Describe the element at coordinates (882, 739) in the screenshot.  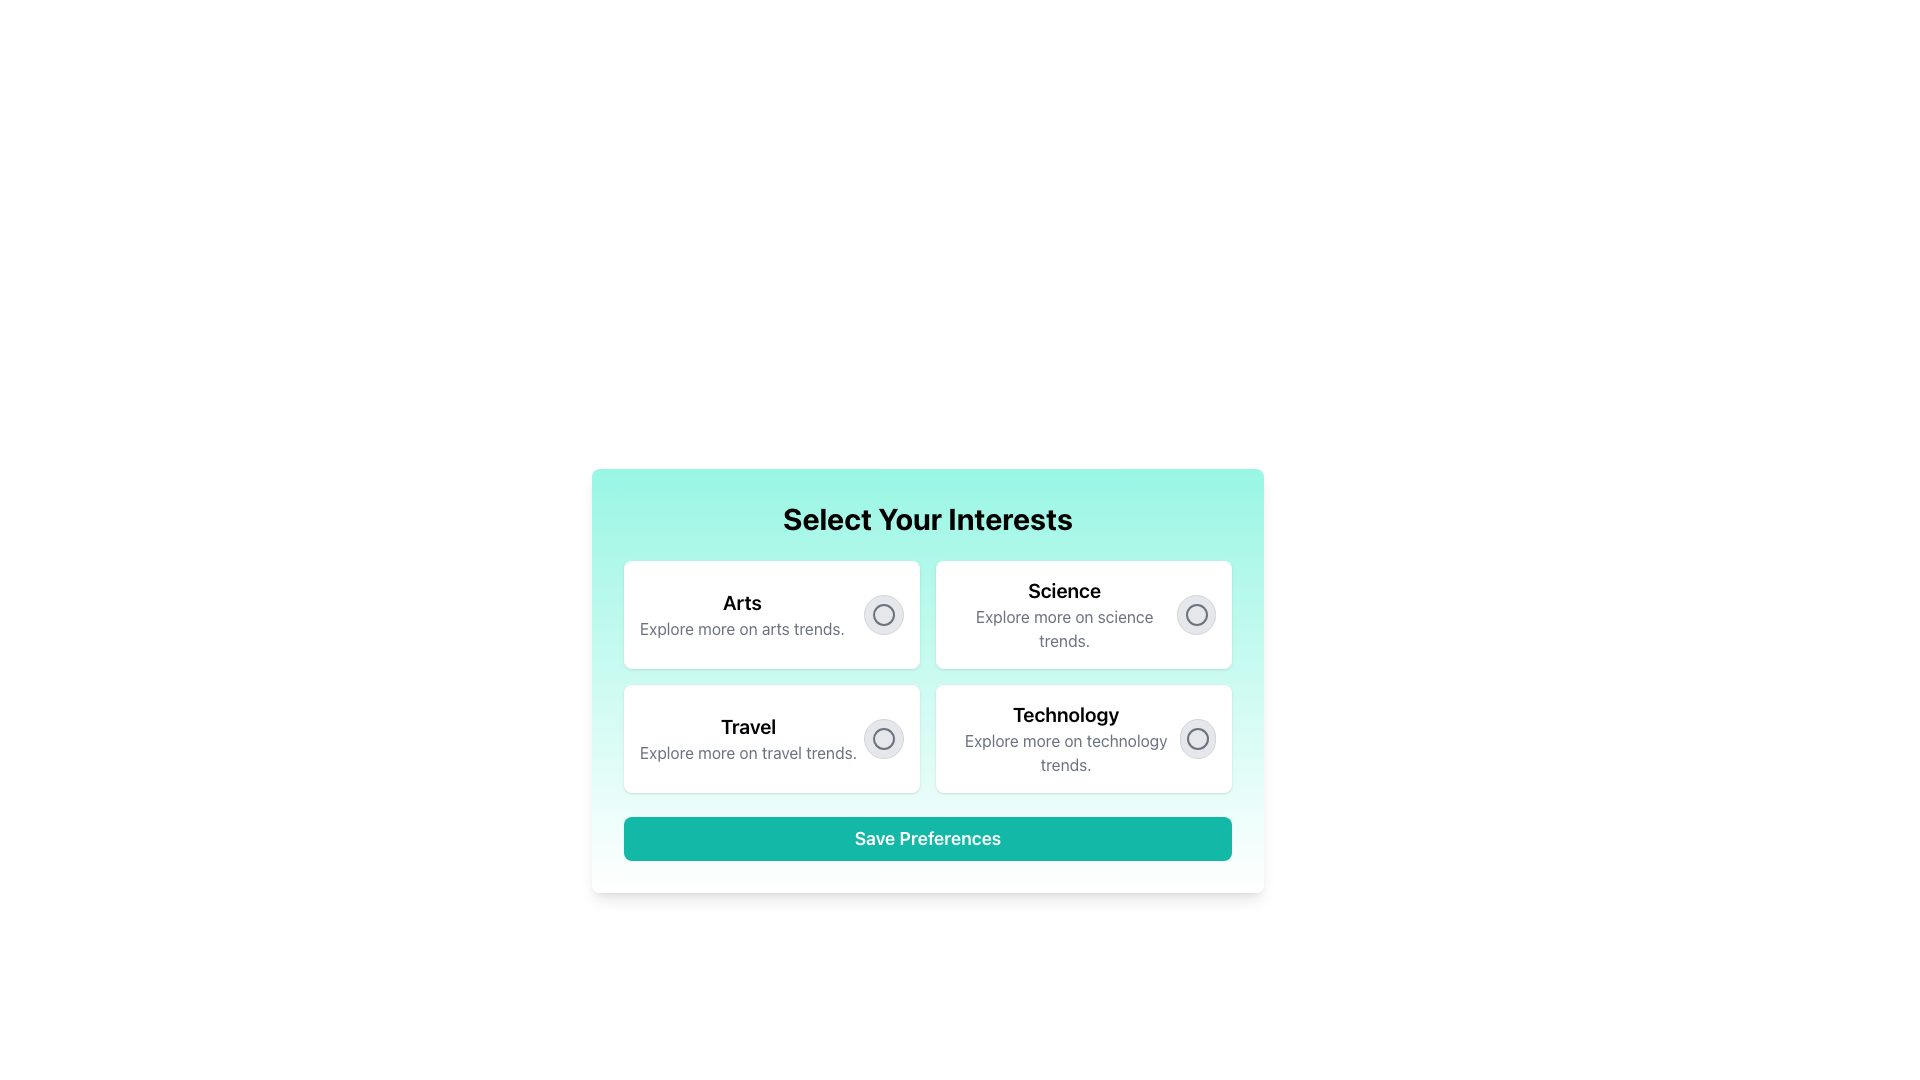
I see `the radio button for the 'Travel' category located in the bottom-left card` at that location.